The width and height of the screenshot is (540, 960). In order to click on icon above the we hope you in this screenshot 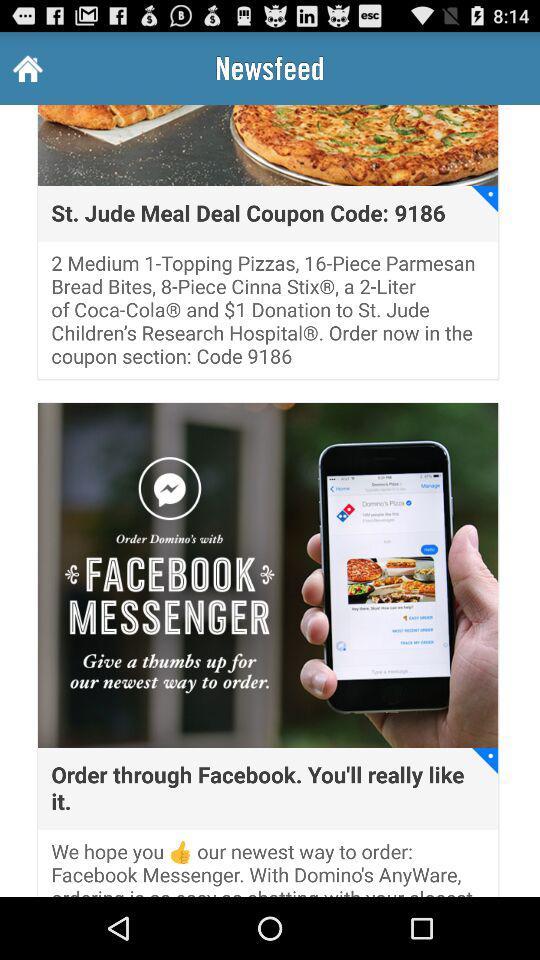, I will do `click(484, 759)`.